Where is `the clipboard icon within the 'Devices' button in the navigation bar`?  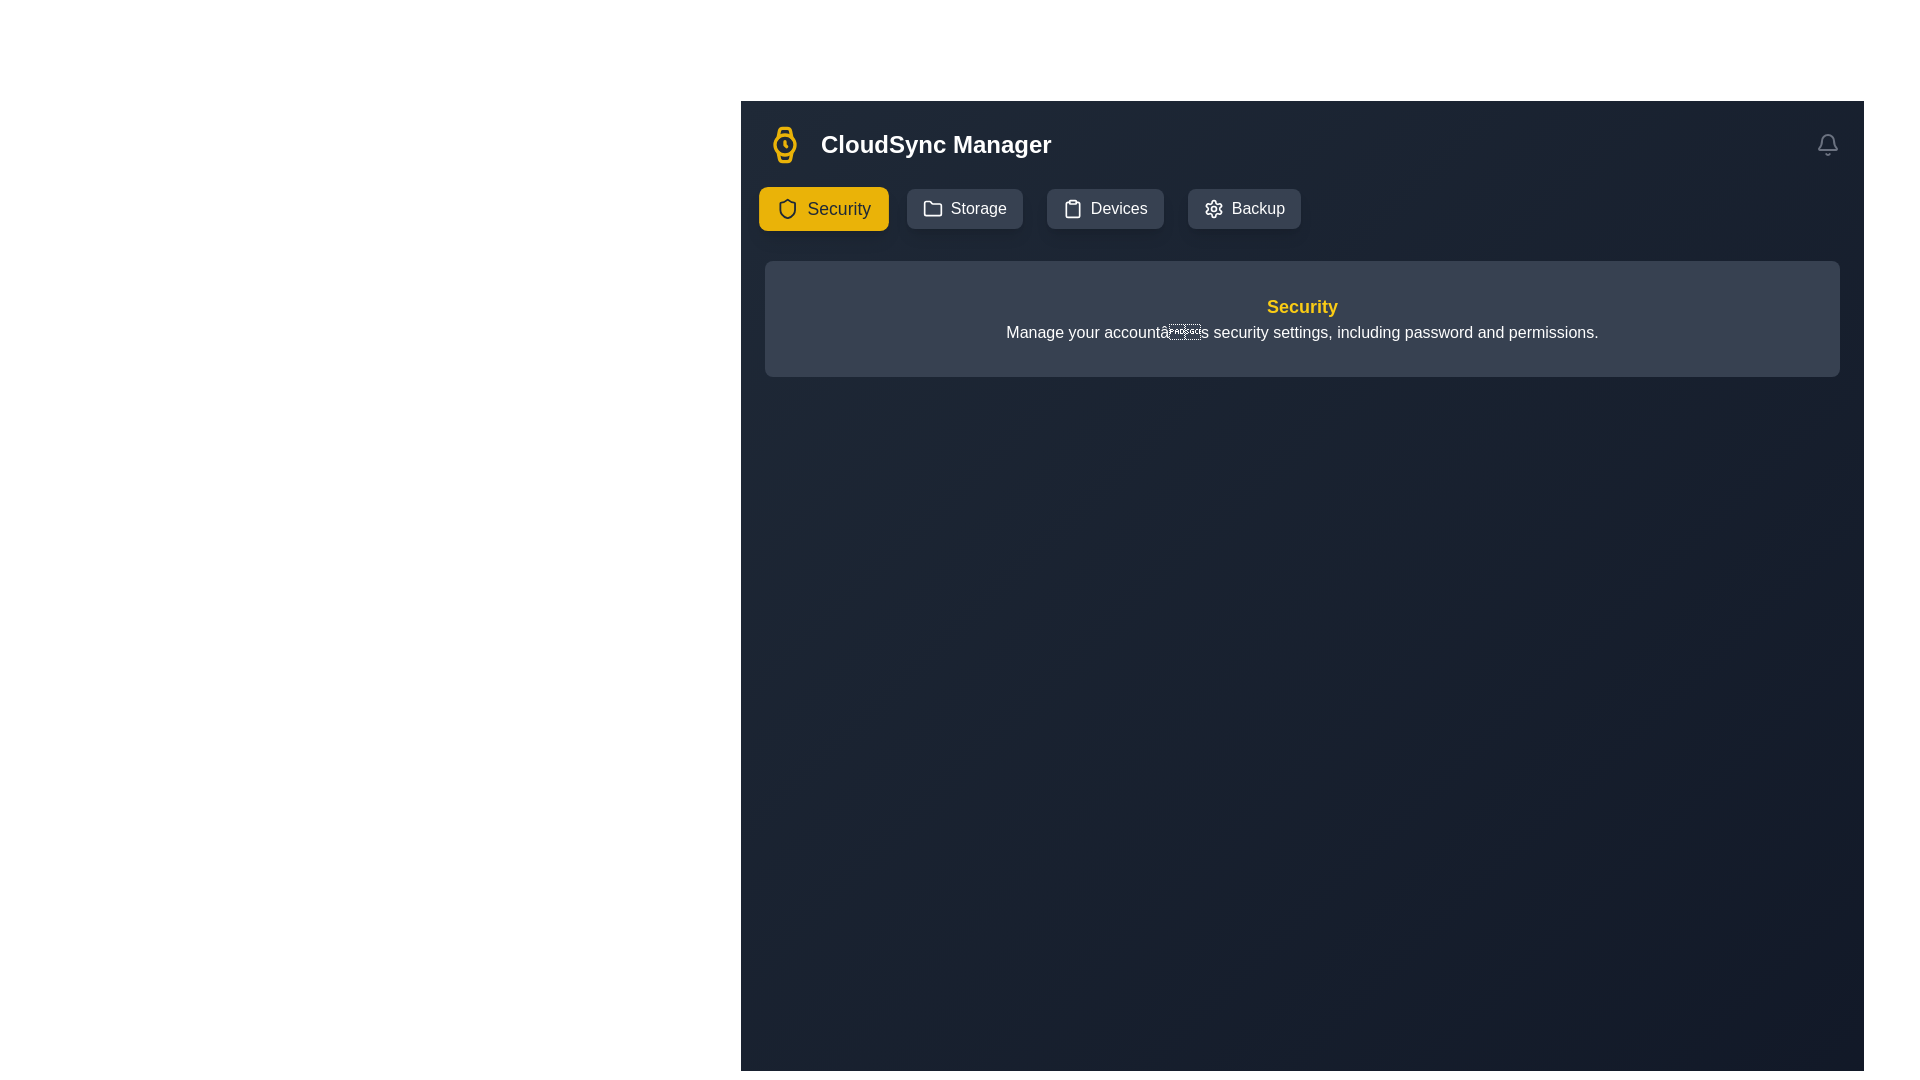 the clipboard icon within the 'Devices' button in the navigation bar is located at coordinates (1071, 208).